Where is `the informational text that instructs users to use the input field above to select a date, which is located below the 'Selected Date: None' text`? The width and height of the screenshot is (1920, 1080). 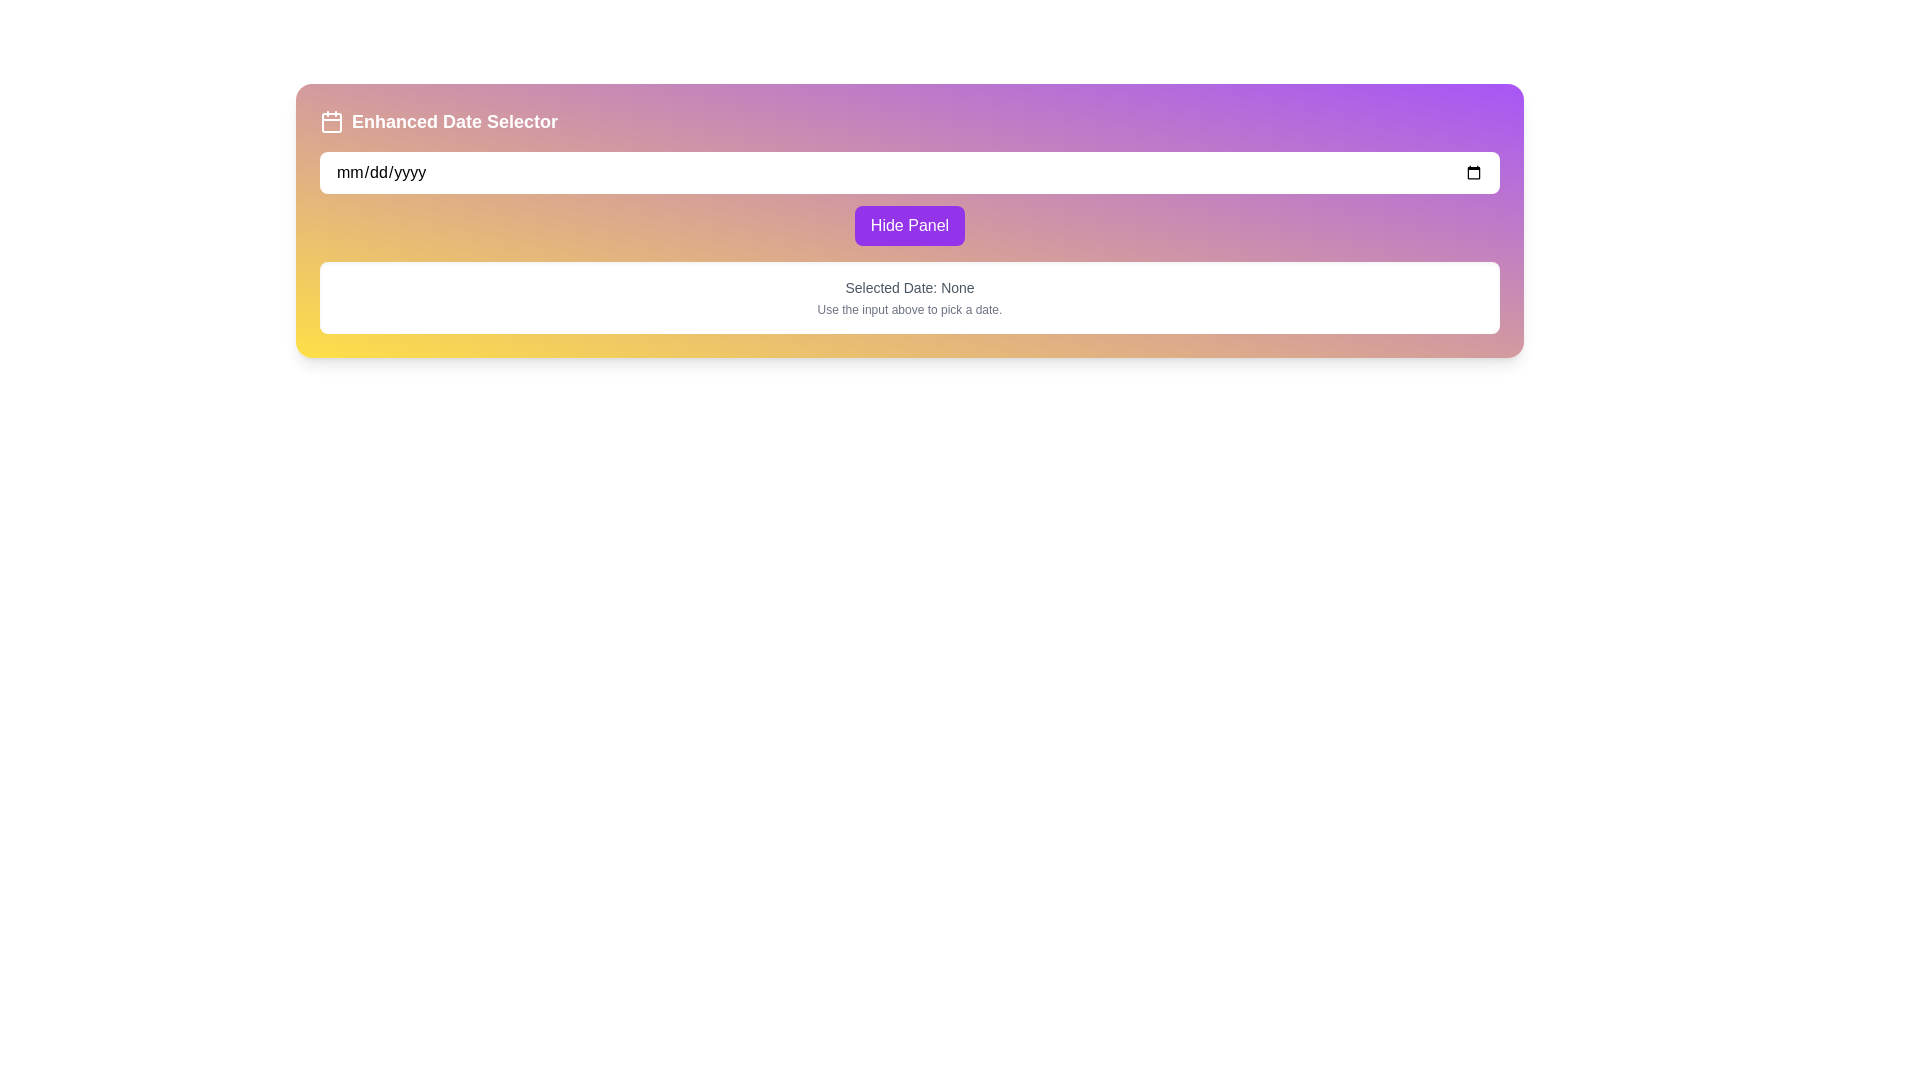
the informational text that instructs users to use the input field above to select a date, which is located below the 'Selected Date: None' text is located at coordinates (909, 309).